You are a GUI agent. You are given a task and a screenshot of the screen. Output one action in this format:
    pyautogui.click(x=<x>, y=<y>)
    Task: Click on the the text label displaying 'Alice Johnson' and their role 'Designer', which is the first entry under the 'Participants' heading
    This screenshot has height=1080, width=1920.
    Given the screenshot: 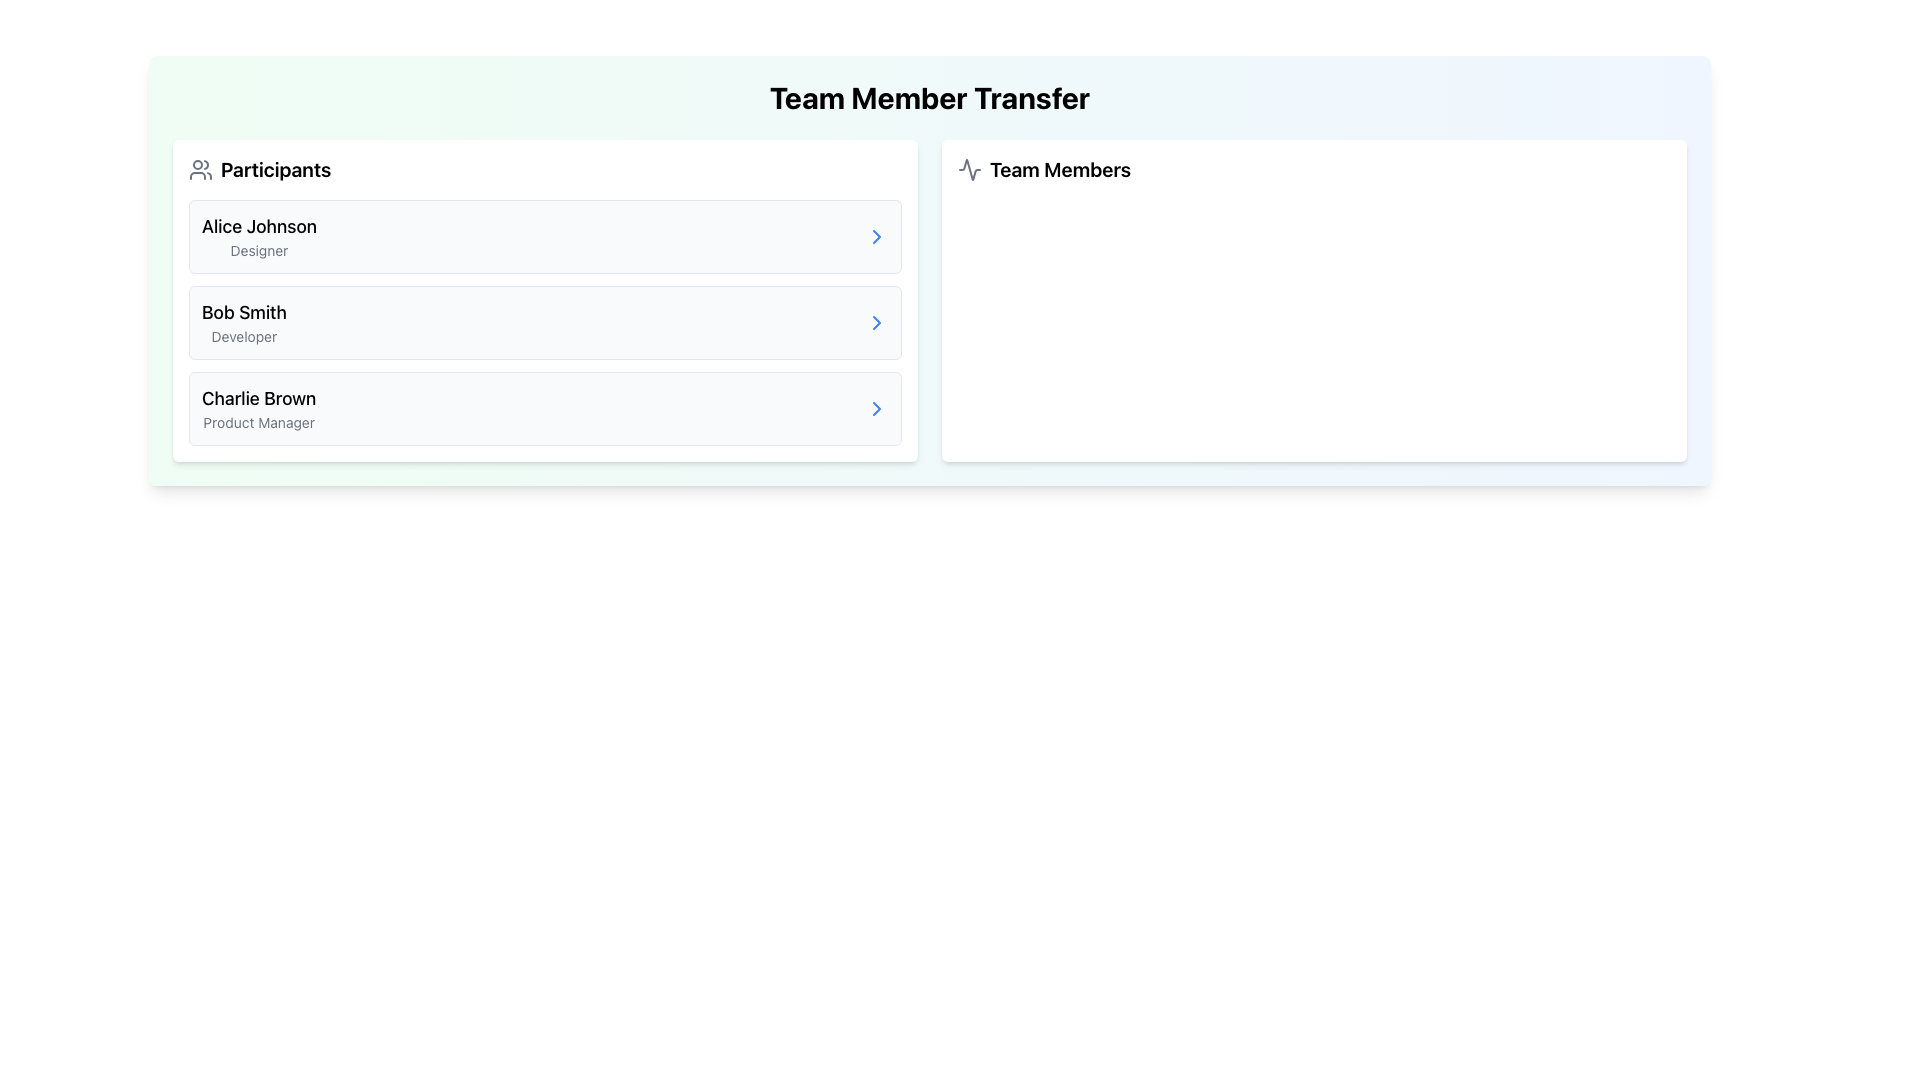 What is the action you would take?
    pyautogui.click(x=258, y=235)
    